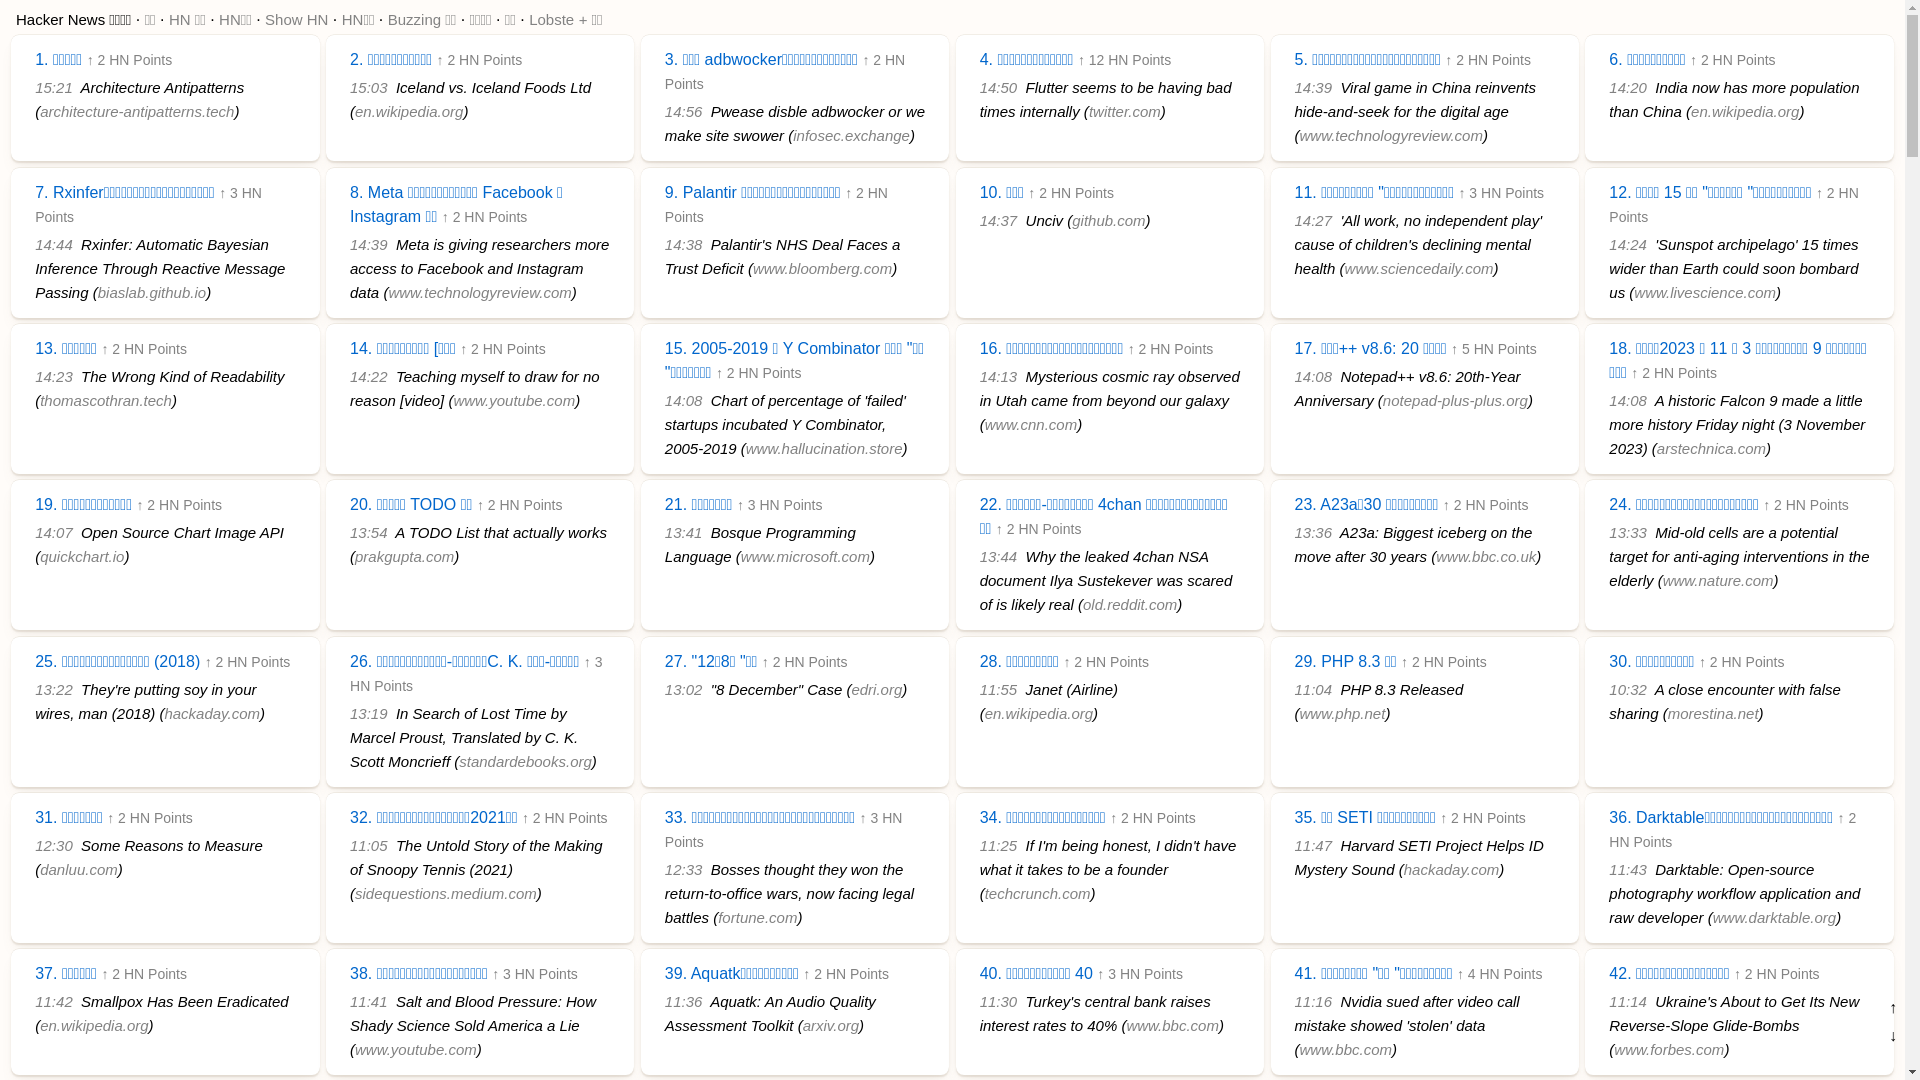 This screenshot has width=1920, height=1080. I want to click on '13:41', so click(684, 531).